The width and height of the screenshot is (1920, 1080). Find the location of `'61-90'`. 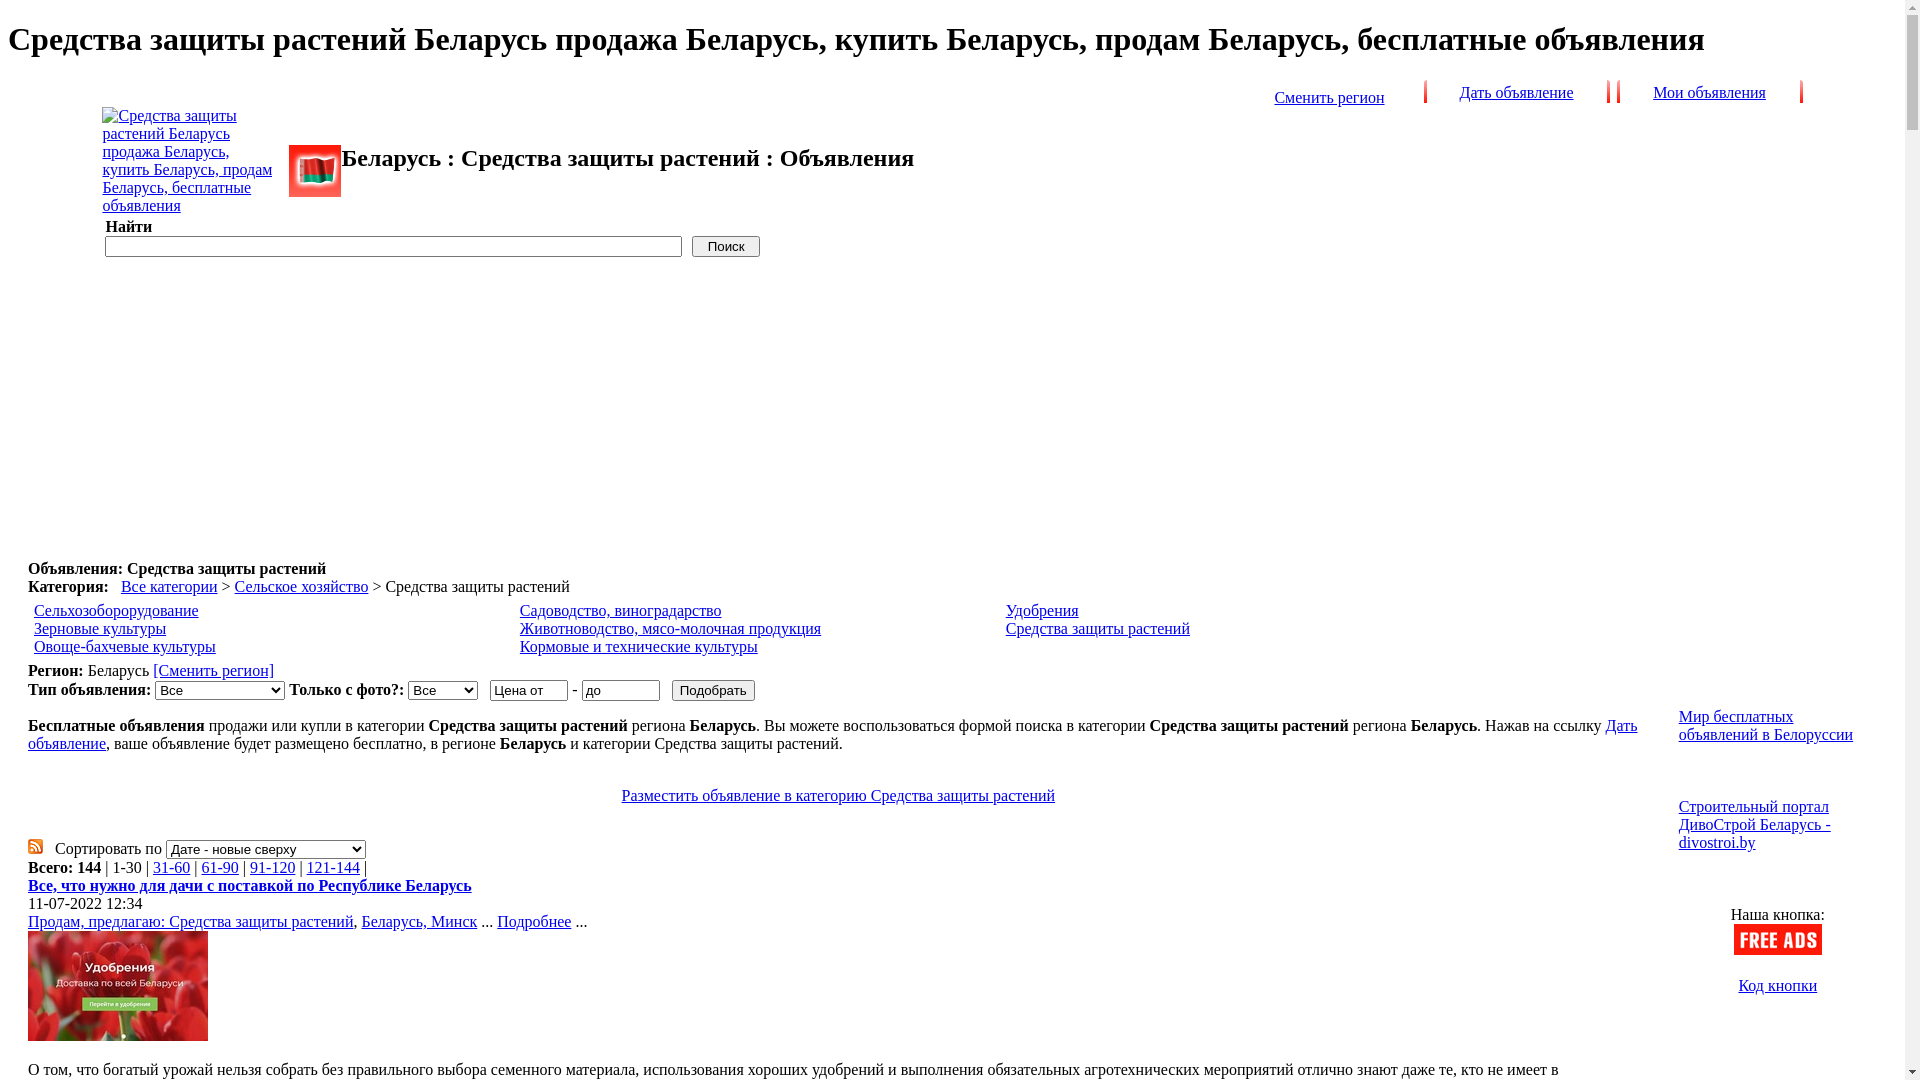

'61-90' is located at coordinates (220, 866).